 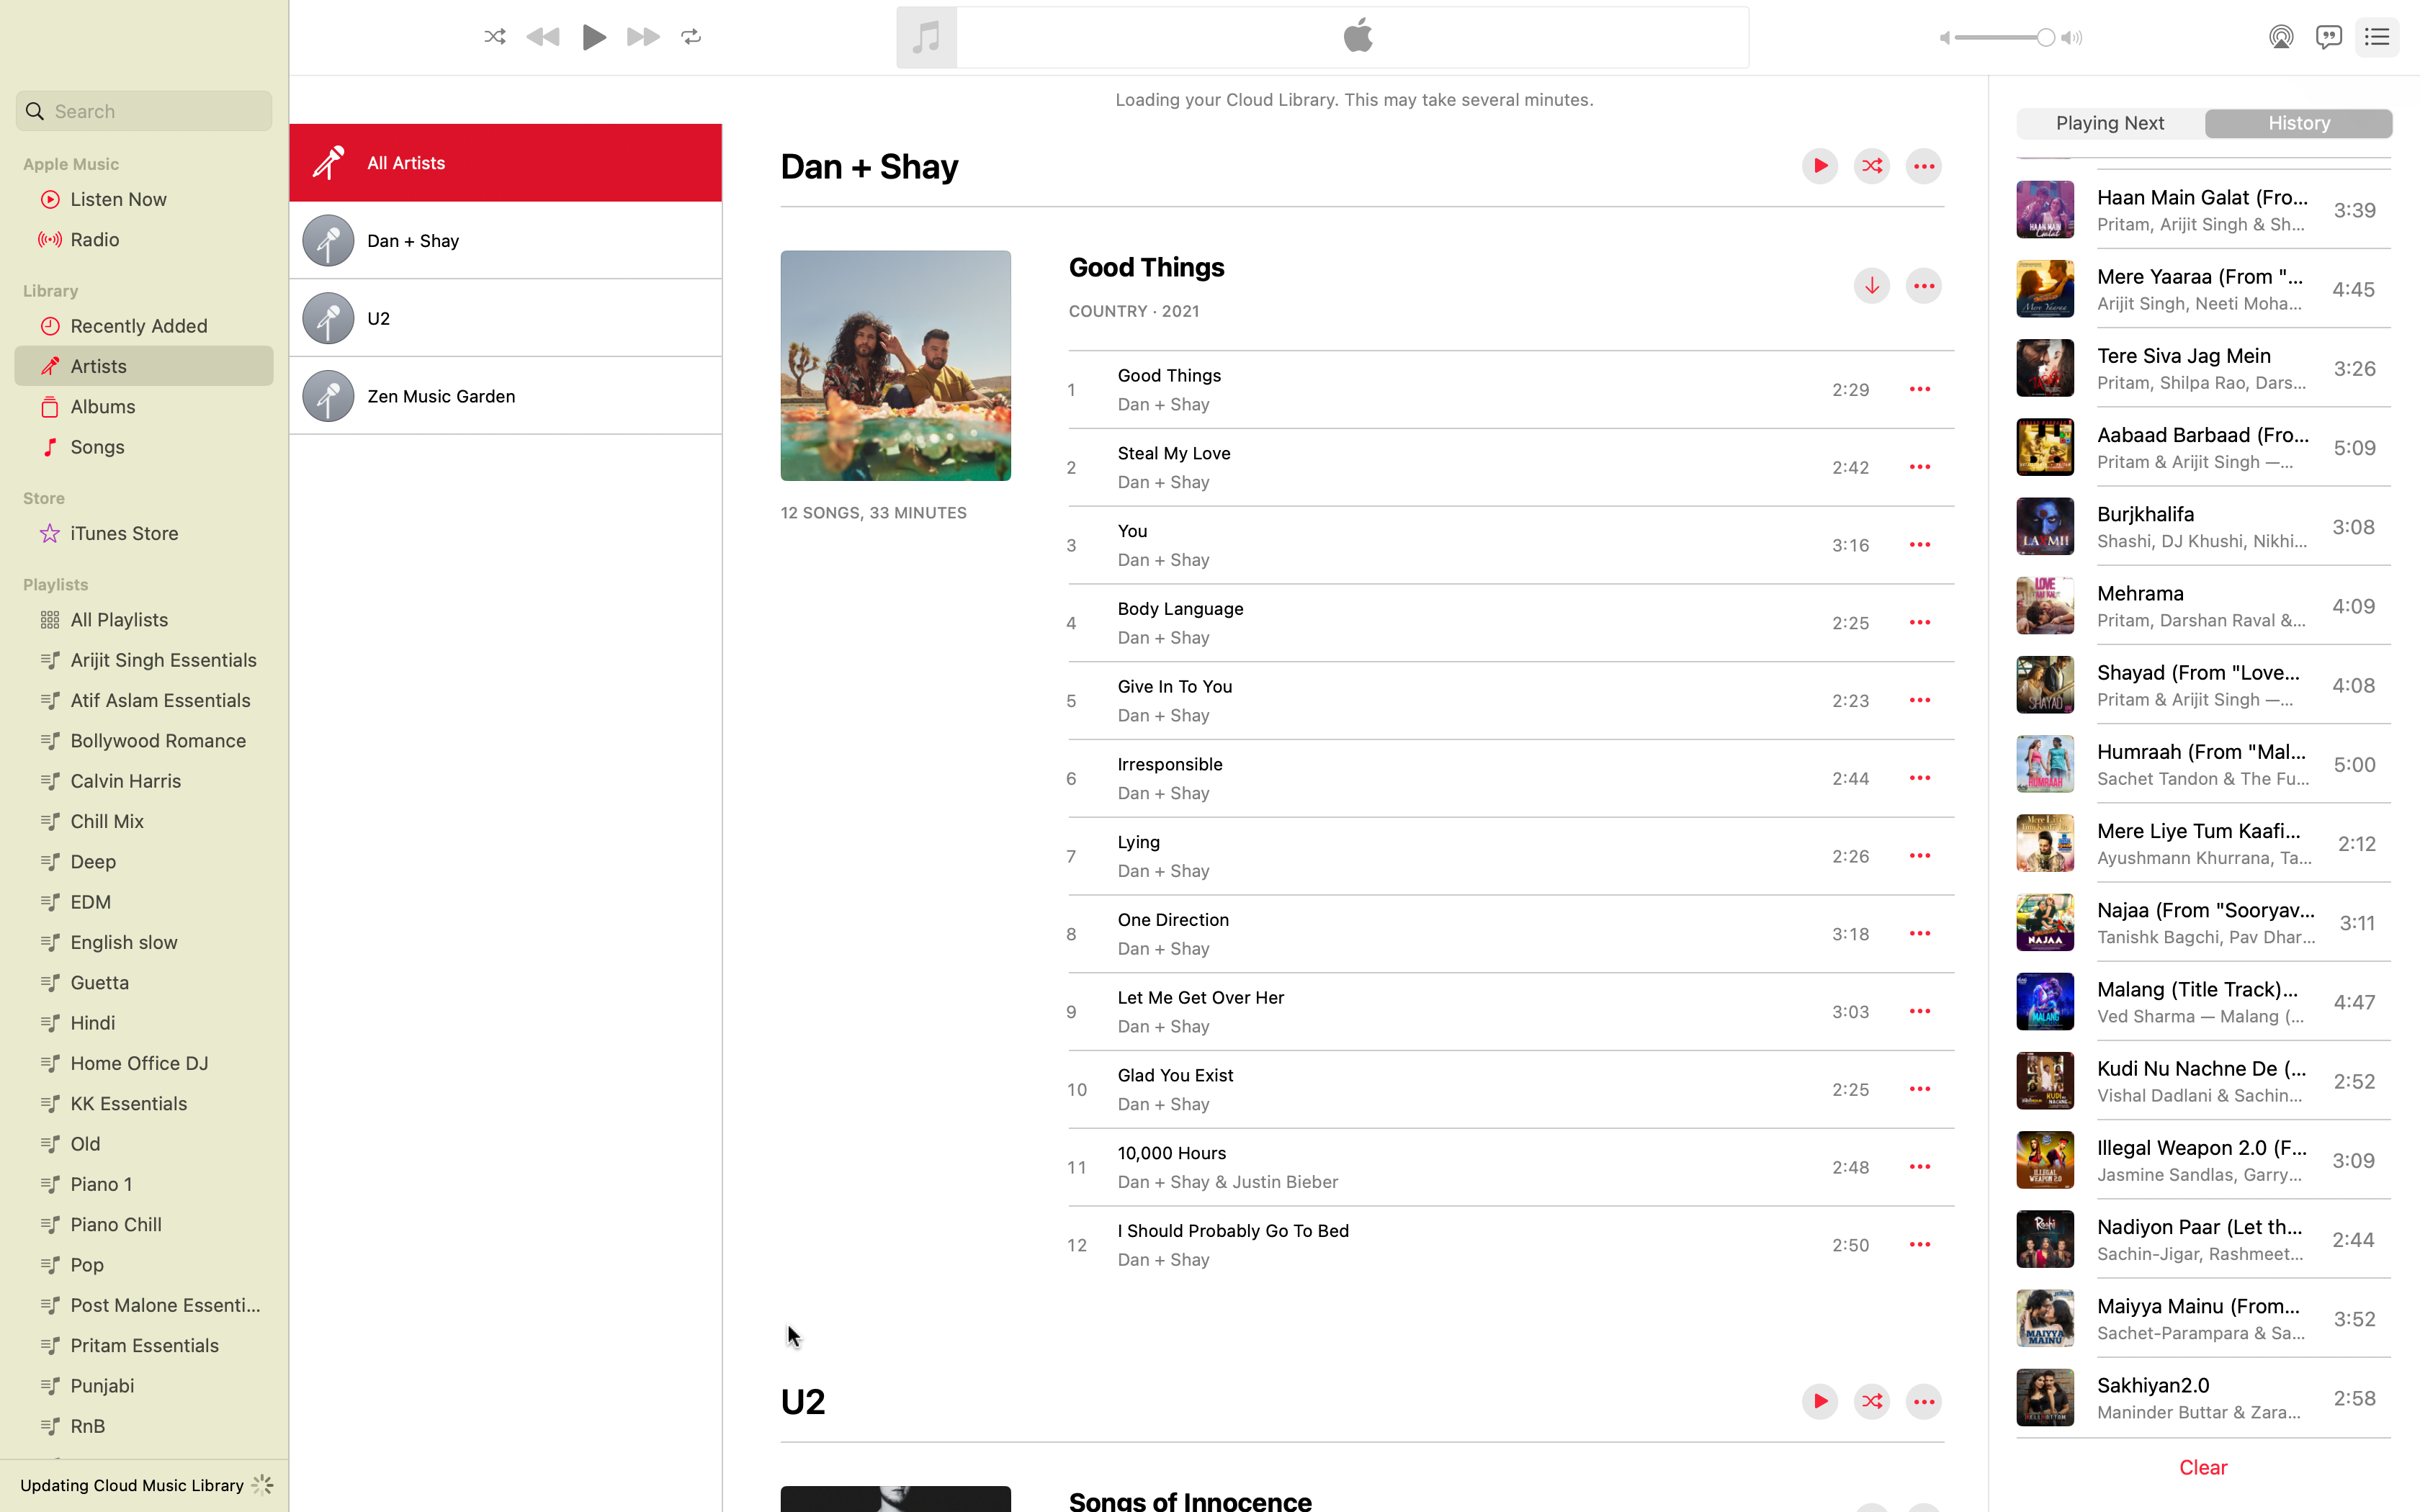 What do you see at coordinates (2198, 1237) in the screenshot?
I see `Start the track "Nadiyon Paar` at bounding box center [2198, 1237].